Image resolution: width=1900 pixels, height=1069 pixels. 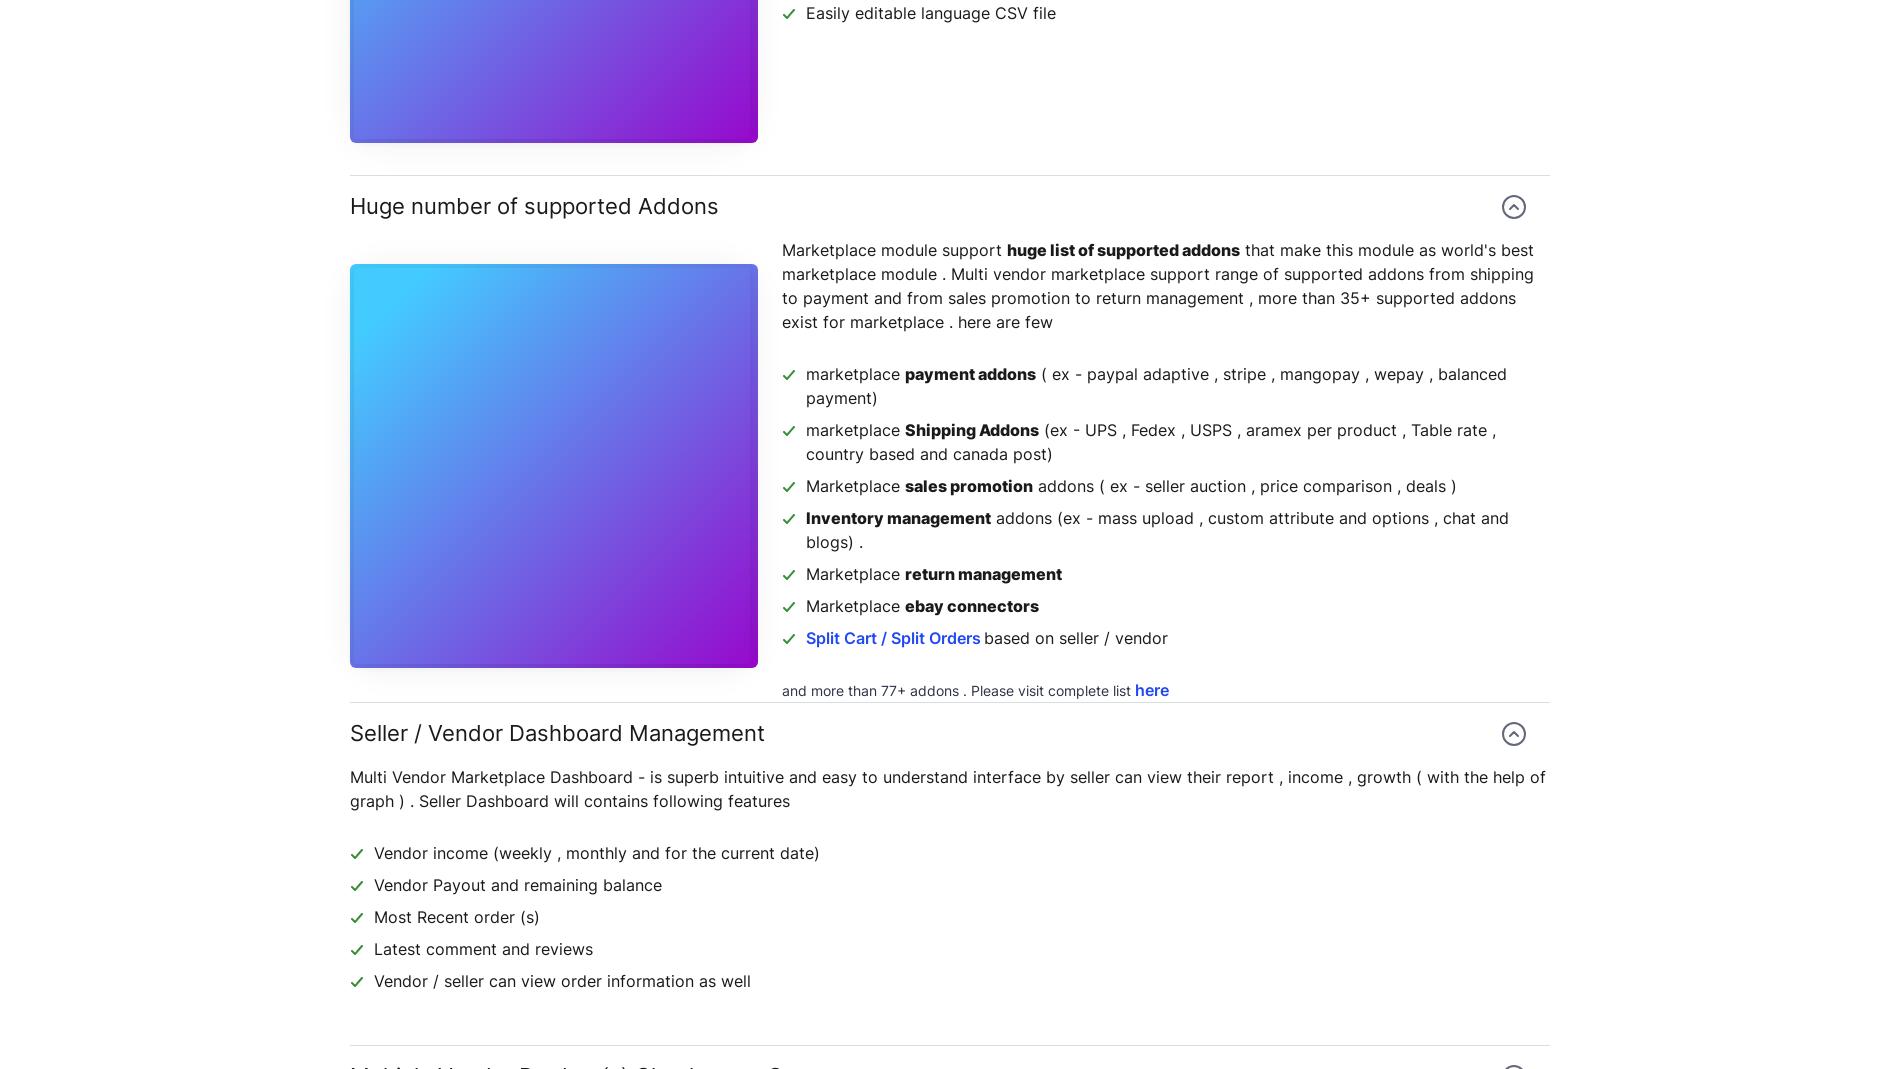 I want to click on 'Most Recent order (s)', so click(x=455, y=915).